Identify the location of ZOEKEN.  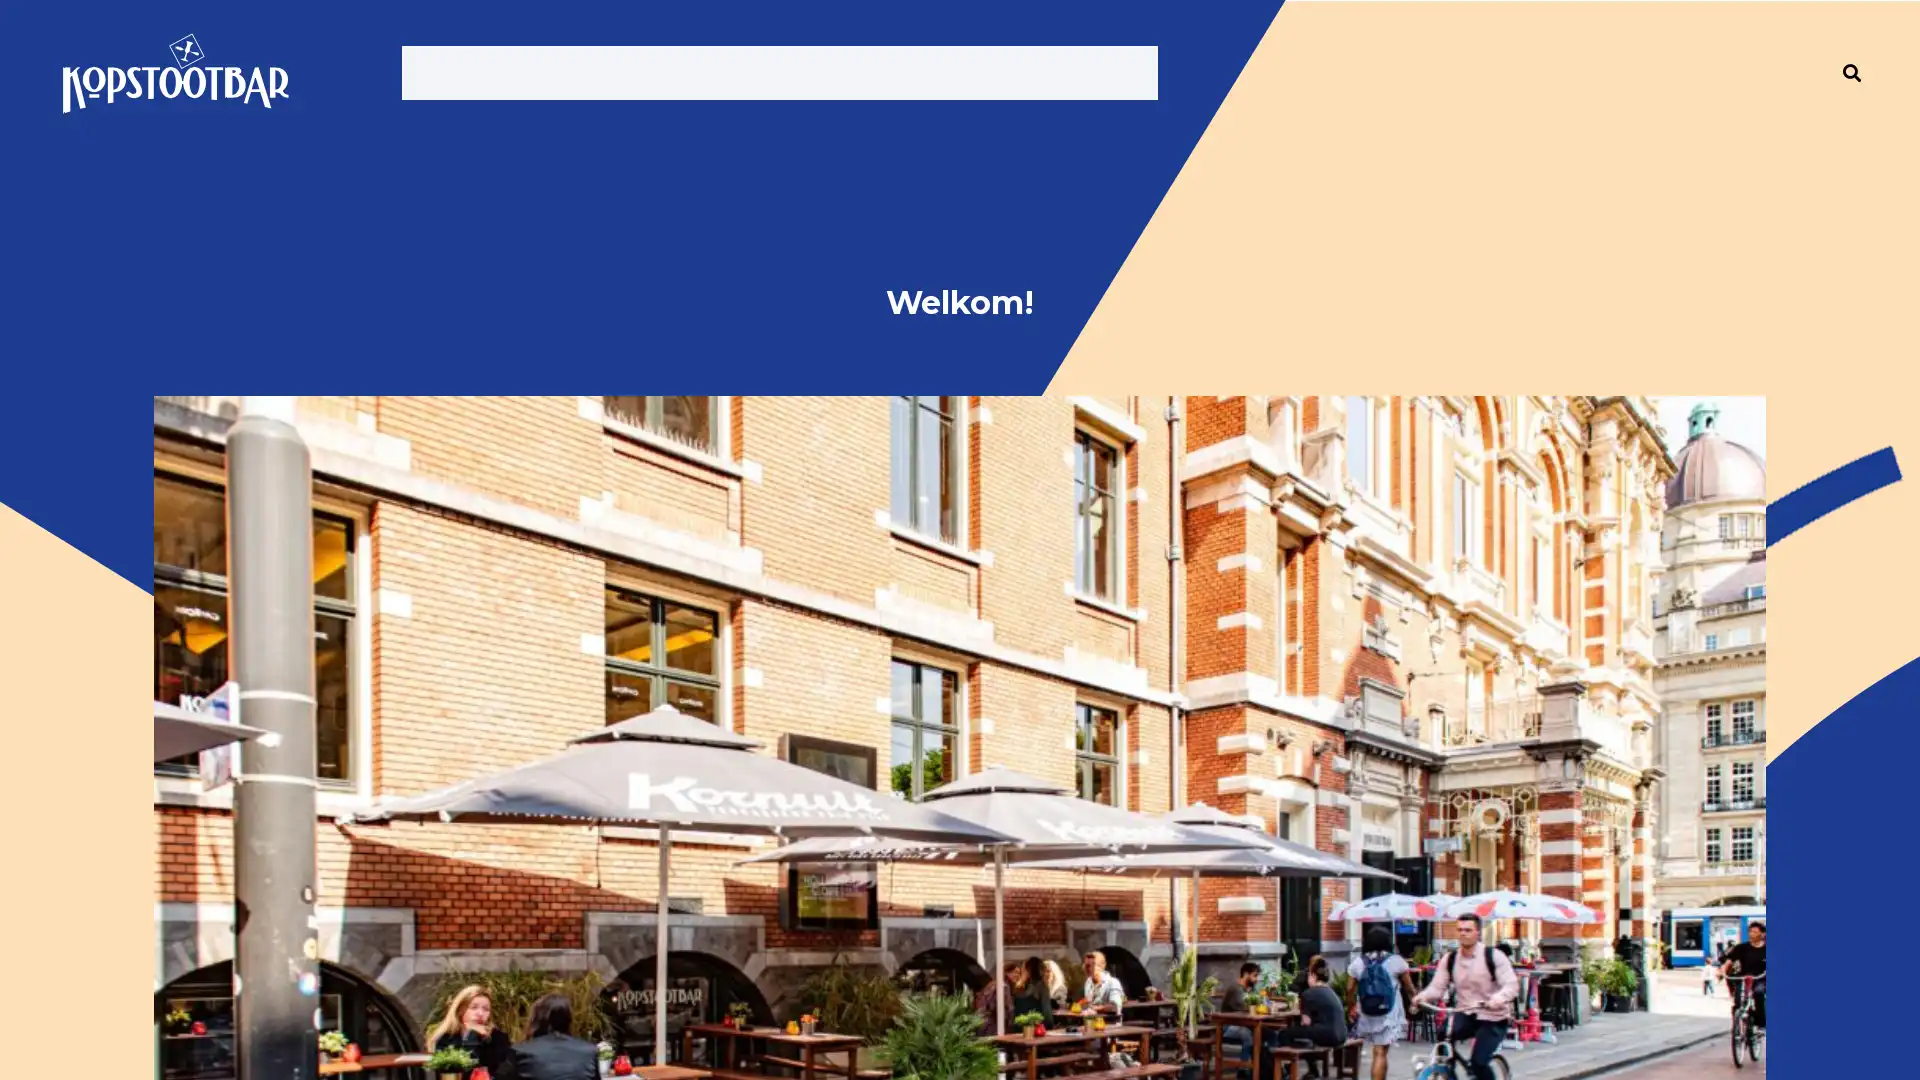
(1851, 72).